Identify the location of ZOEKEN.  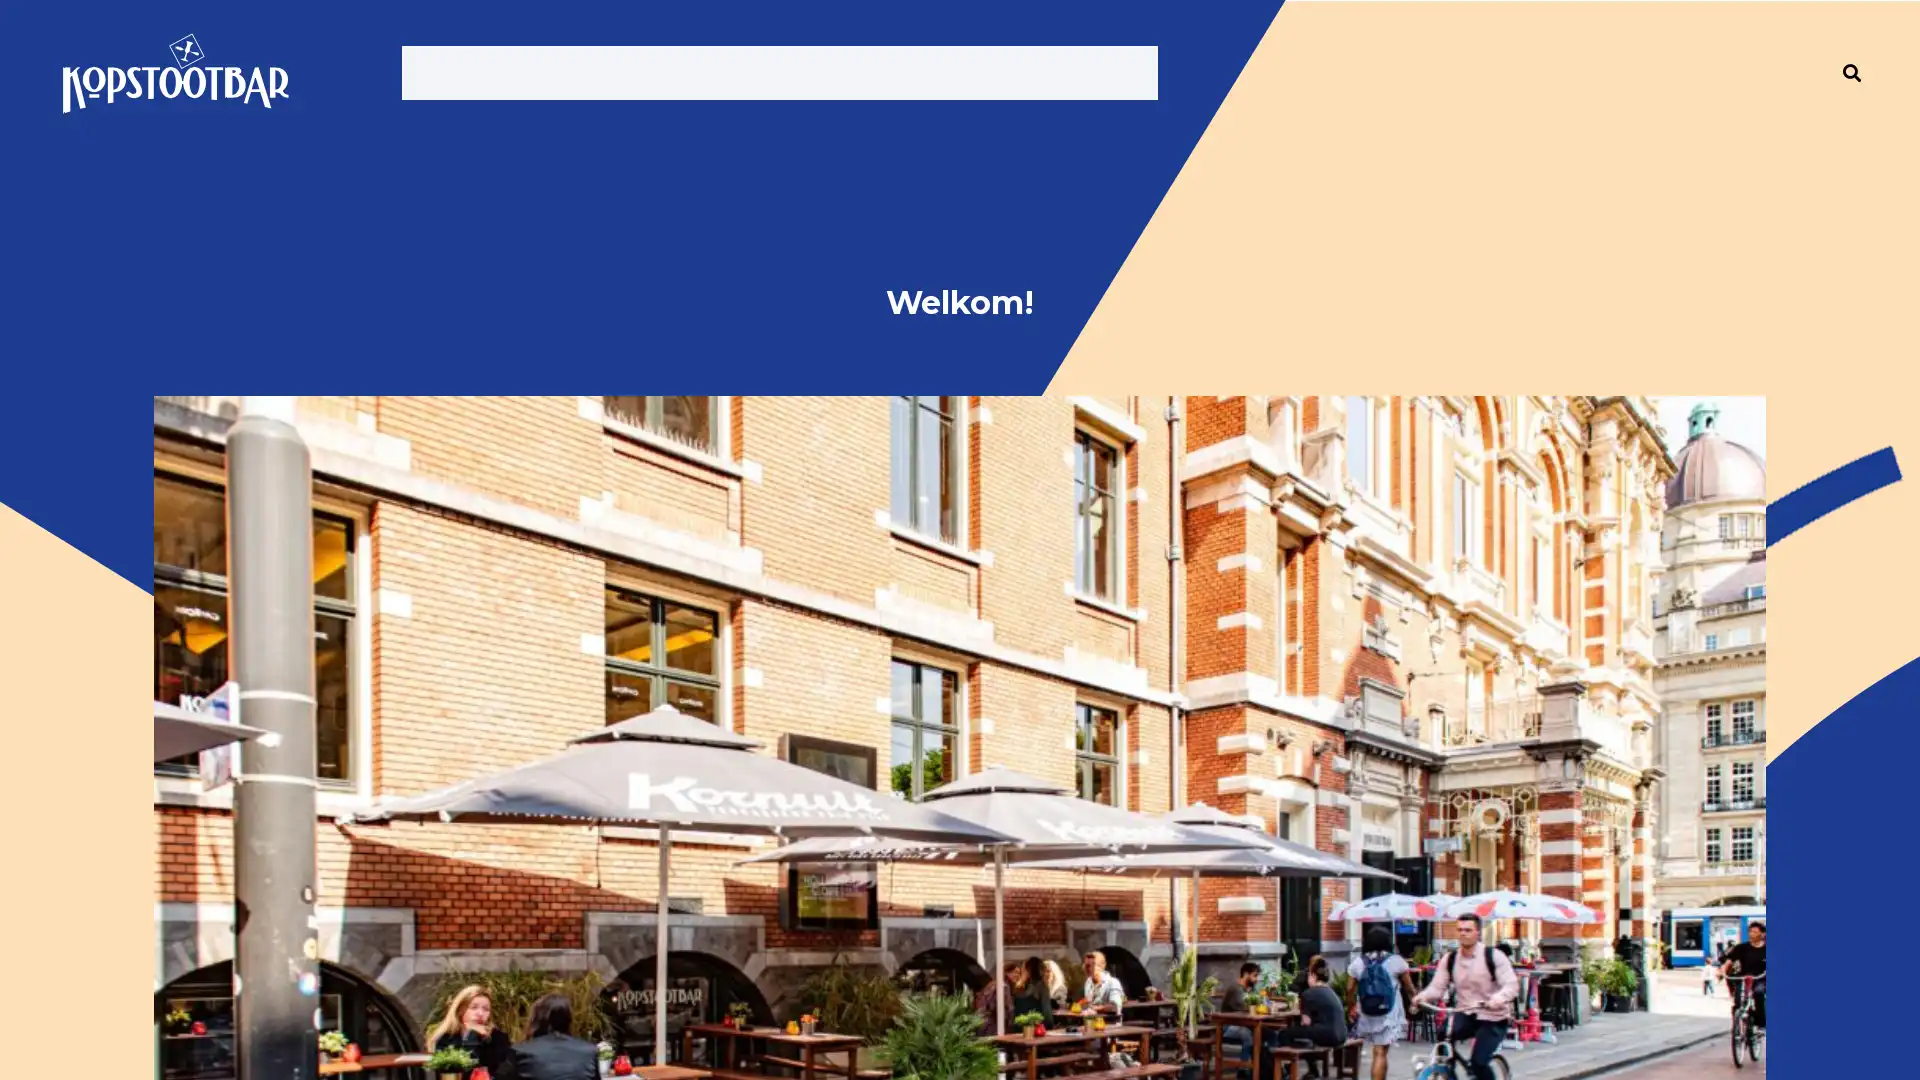
(1851, 72).